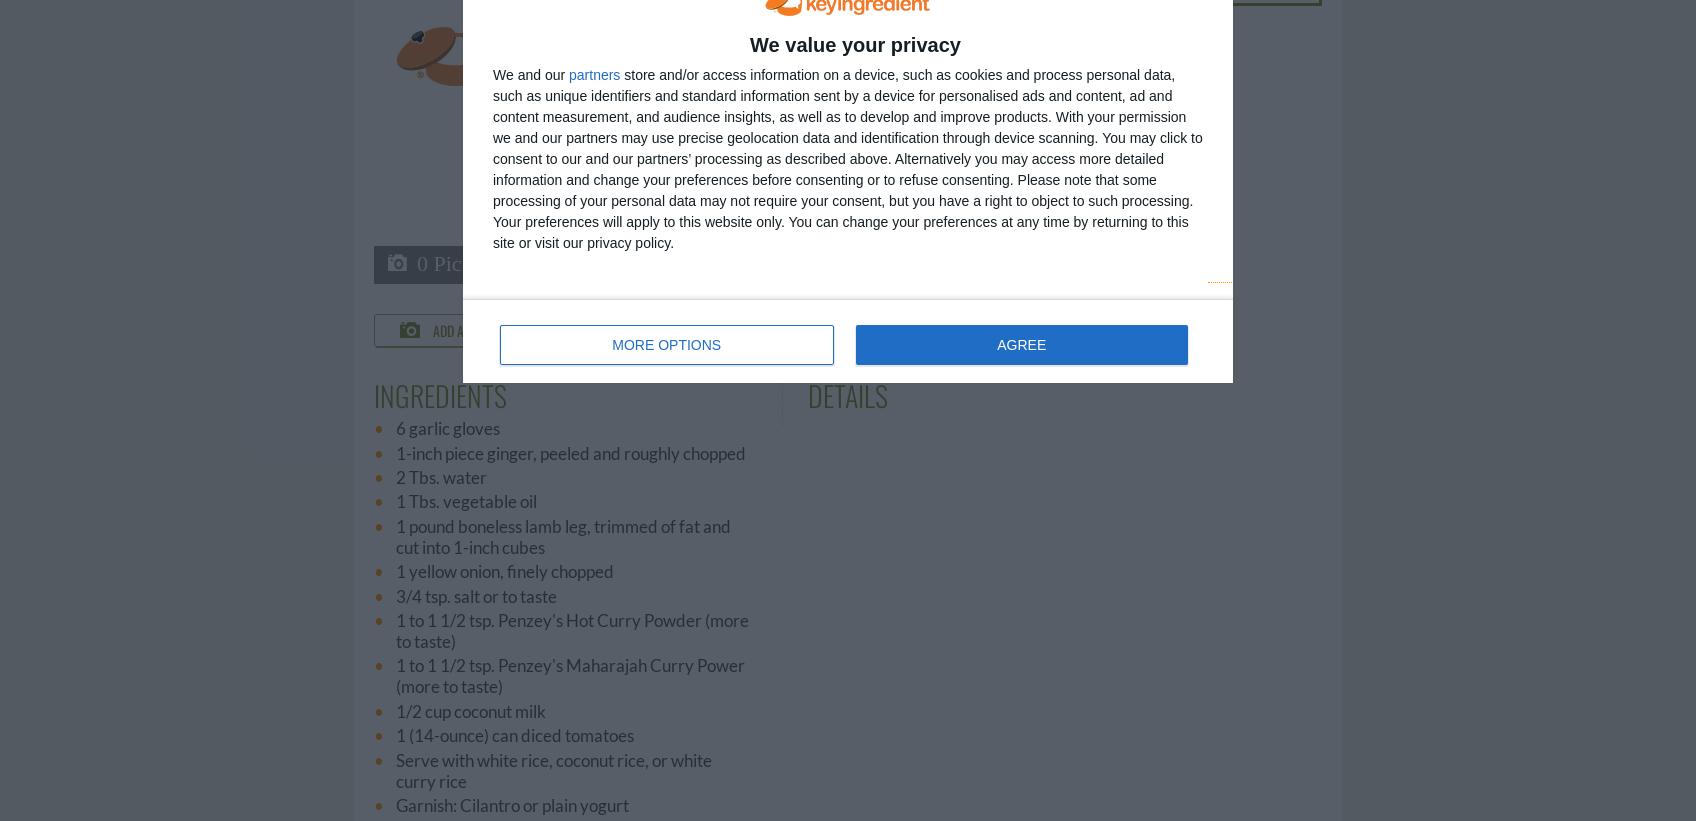 This screenshot has height=821, width=1696. I want to click on '0 Picture', so click(416, 262).